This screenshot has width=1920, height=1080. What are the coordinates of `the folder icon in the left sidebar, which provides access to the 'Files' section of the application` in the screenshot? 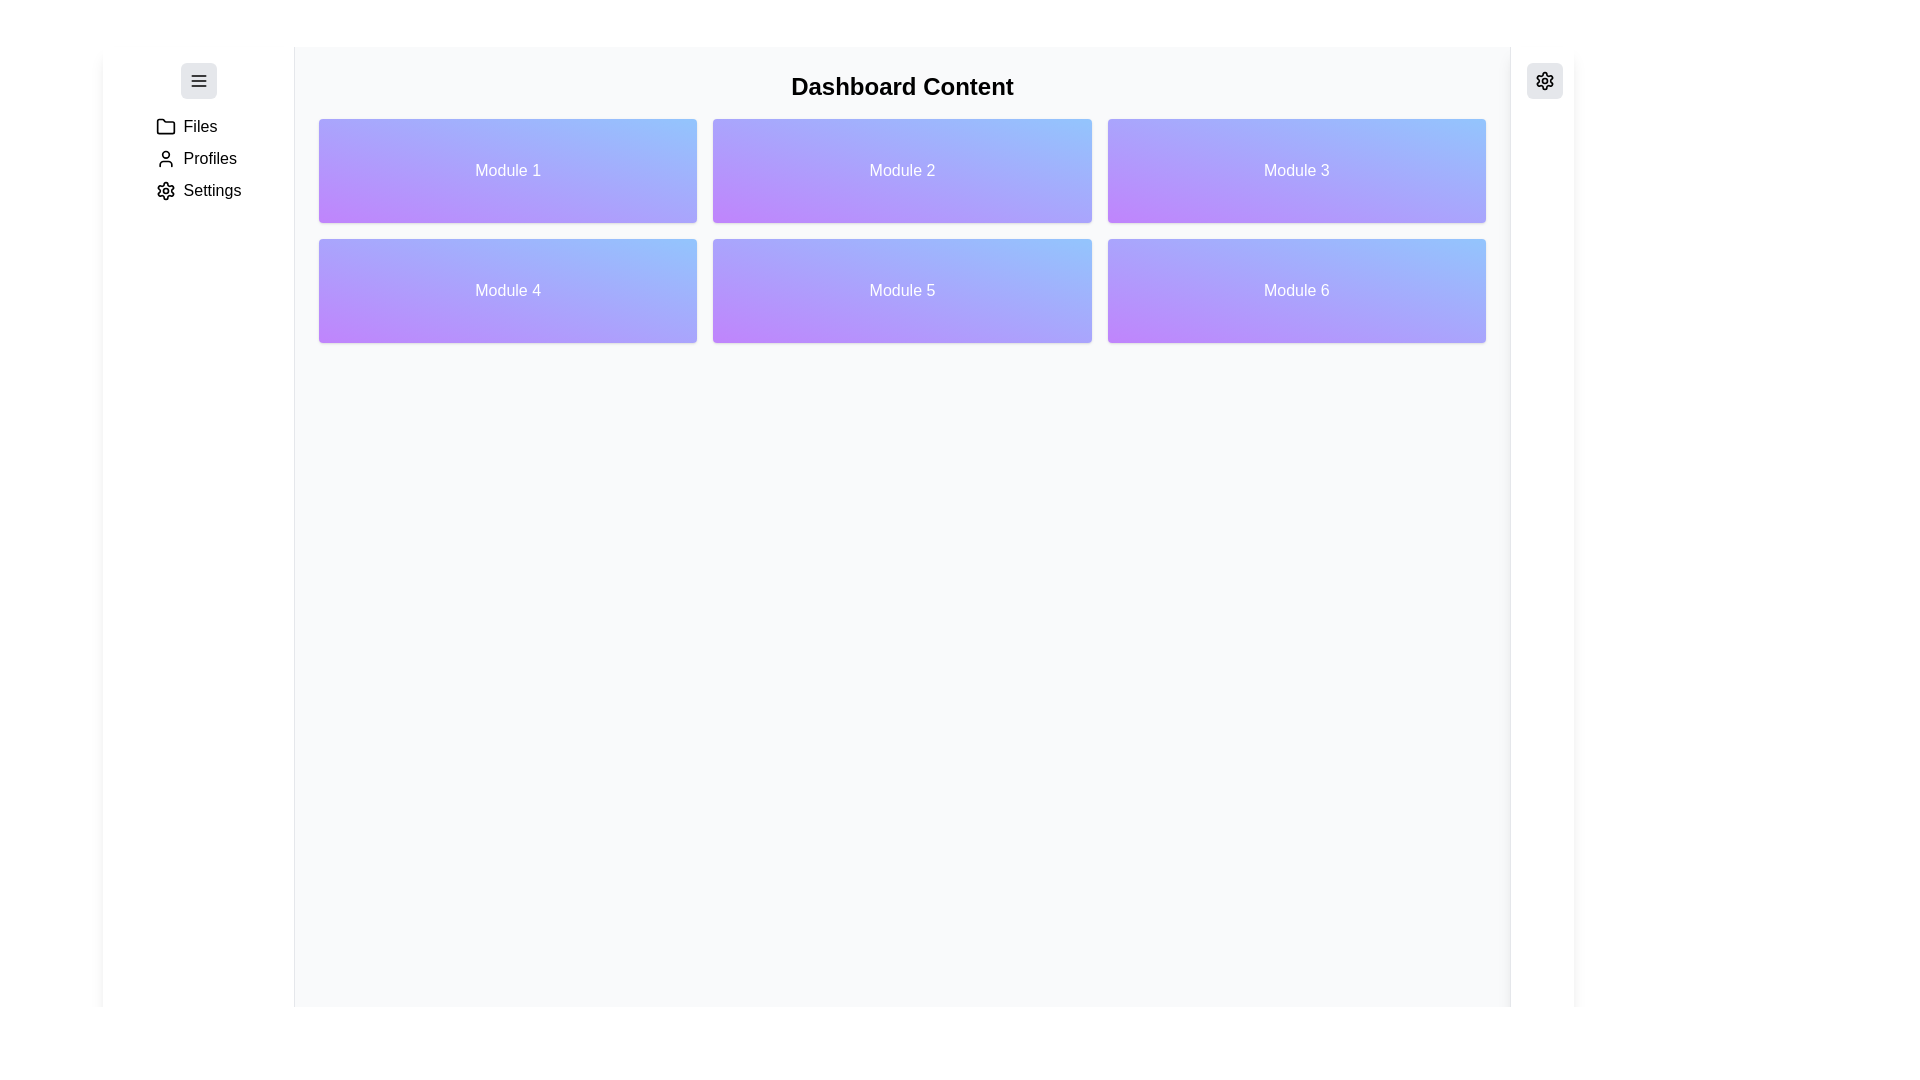 It's located at (165, 126).